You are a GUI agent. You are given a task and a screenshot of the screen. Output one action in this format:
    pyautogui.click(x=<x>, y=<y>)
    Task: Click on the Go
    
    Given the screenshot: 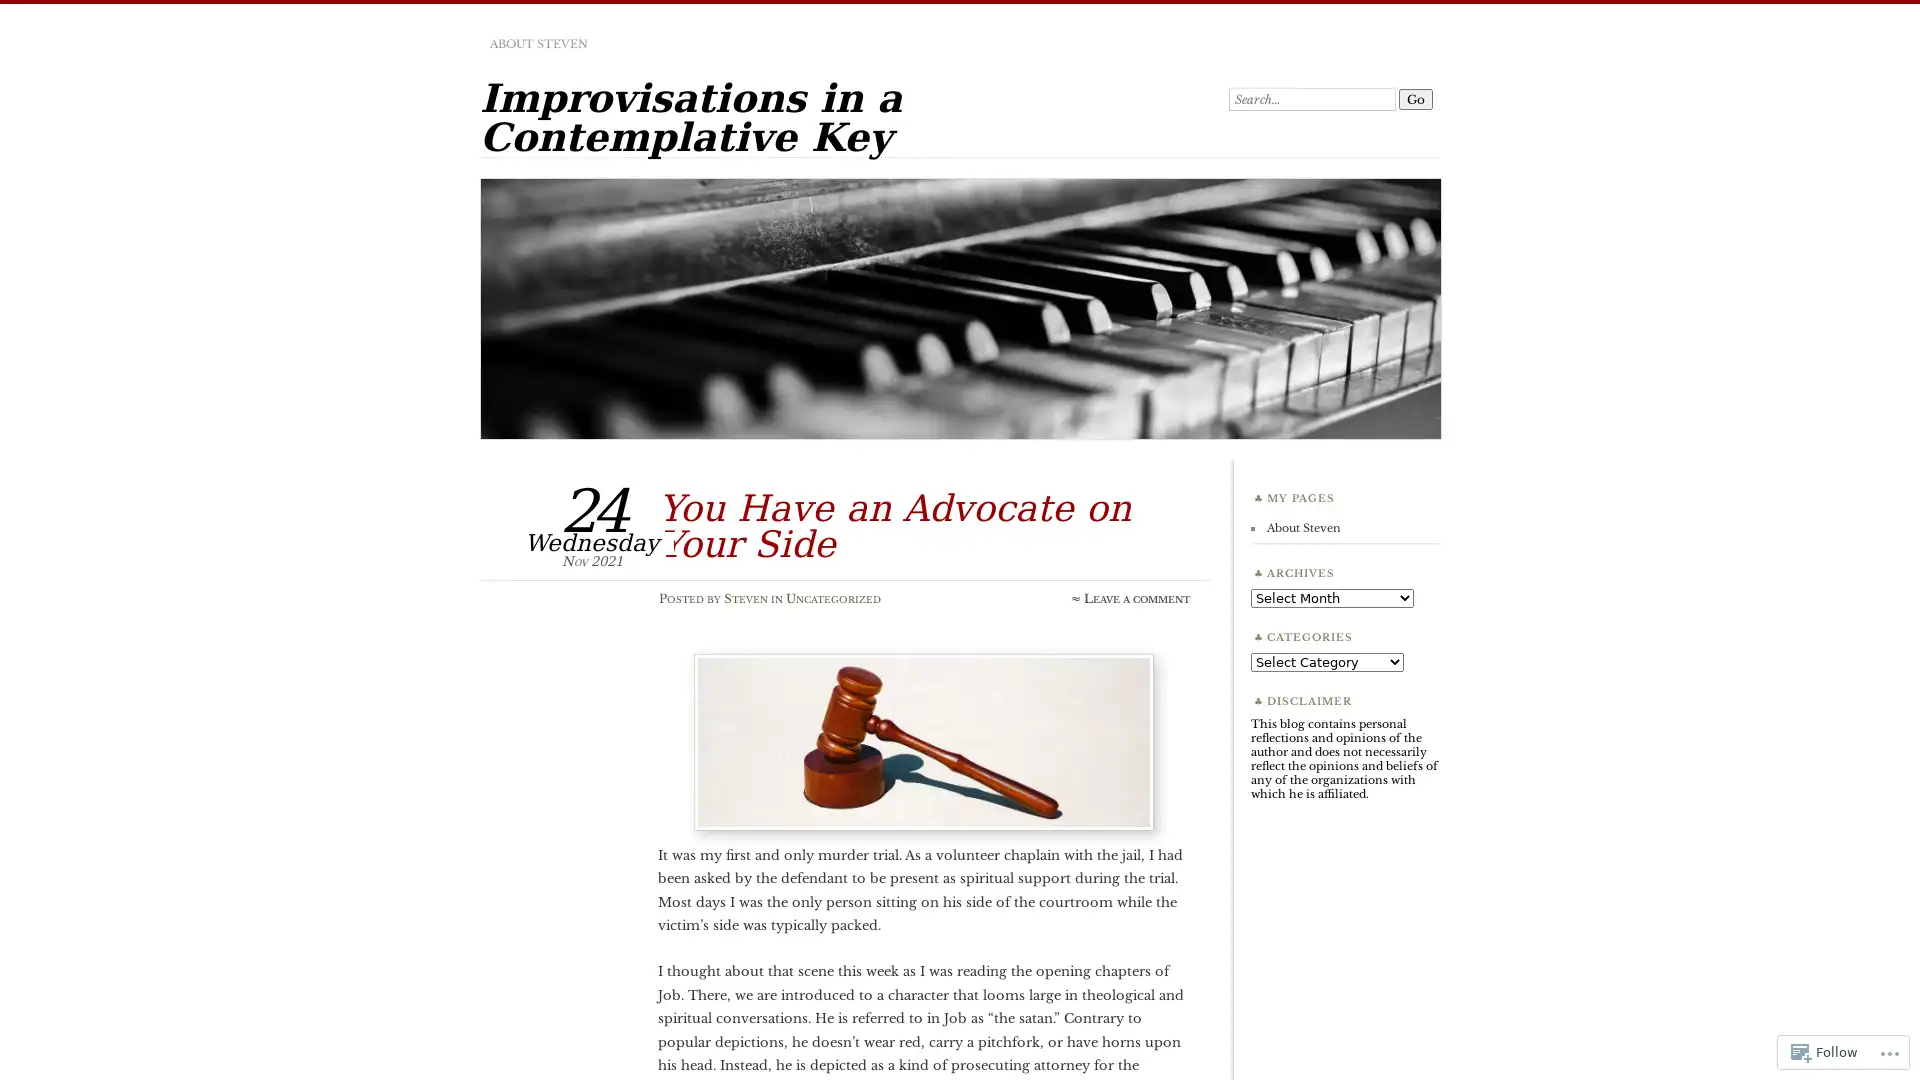 What is the action you would take?
    pyautogui.click(x=1415, y=99)
    